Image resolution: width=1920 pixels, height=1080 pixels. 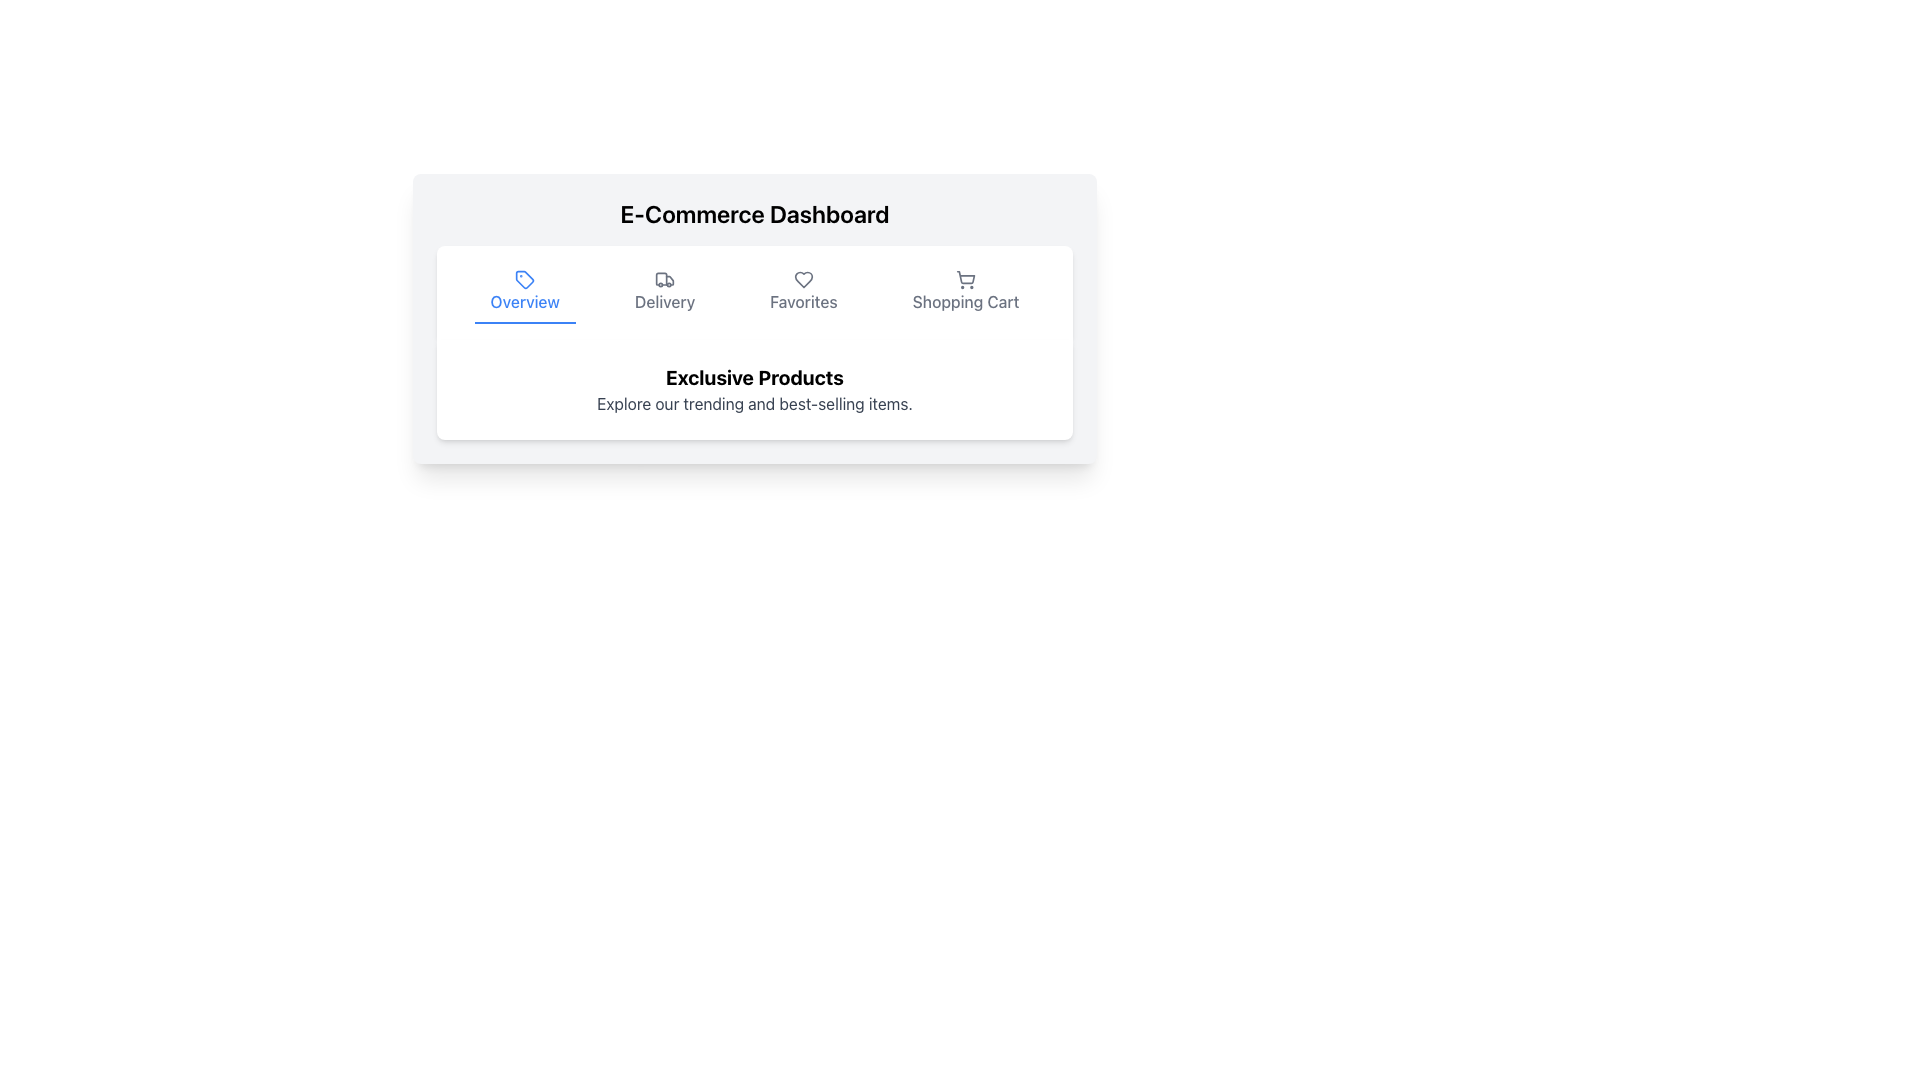 What do you see at coordinates (665, 293) in the screenshot?
I see `the 'Delivery' button, which features a delivery truck icon above the text` at bounding box center [665, 293].